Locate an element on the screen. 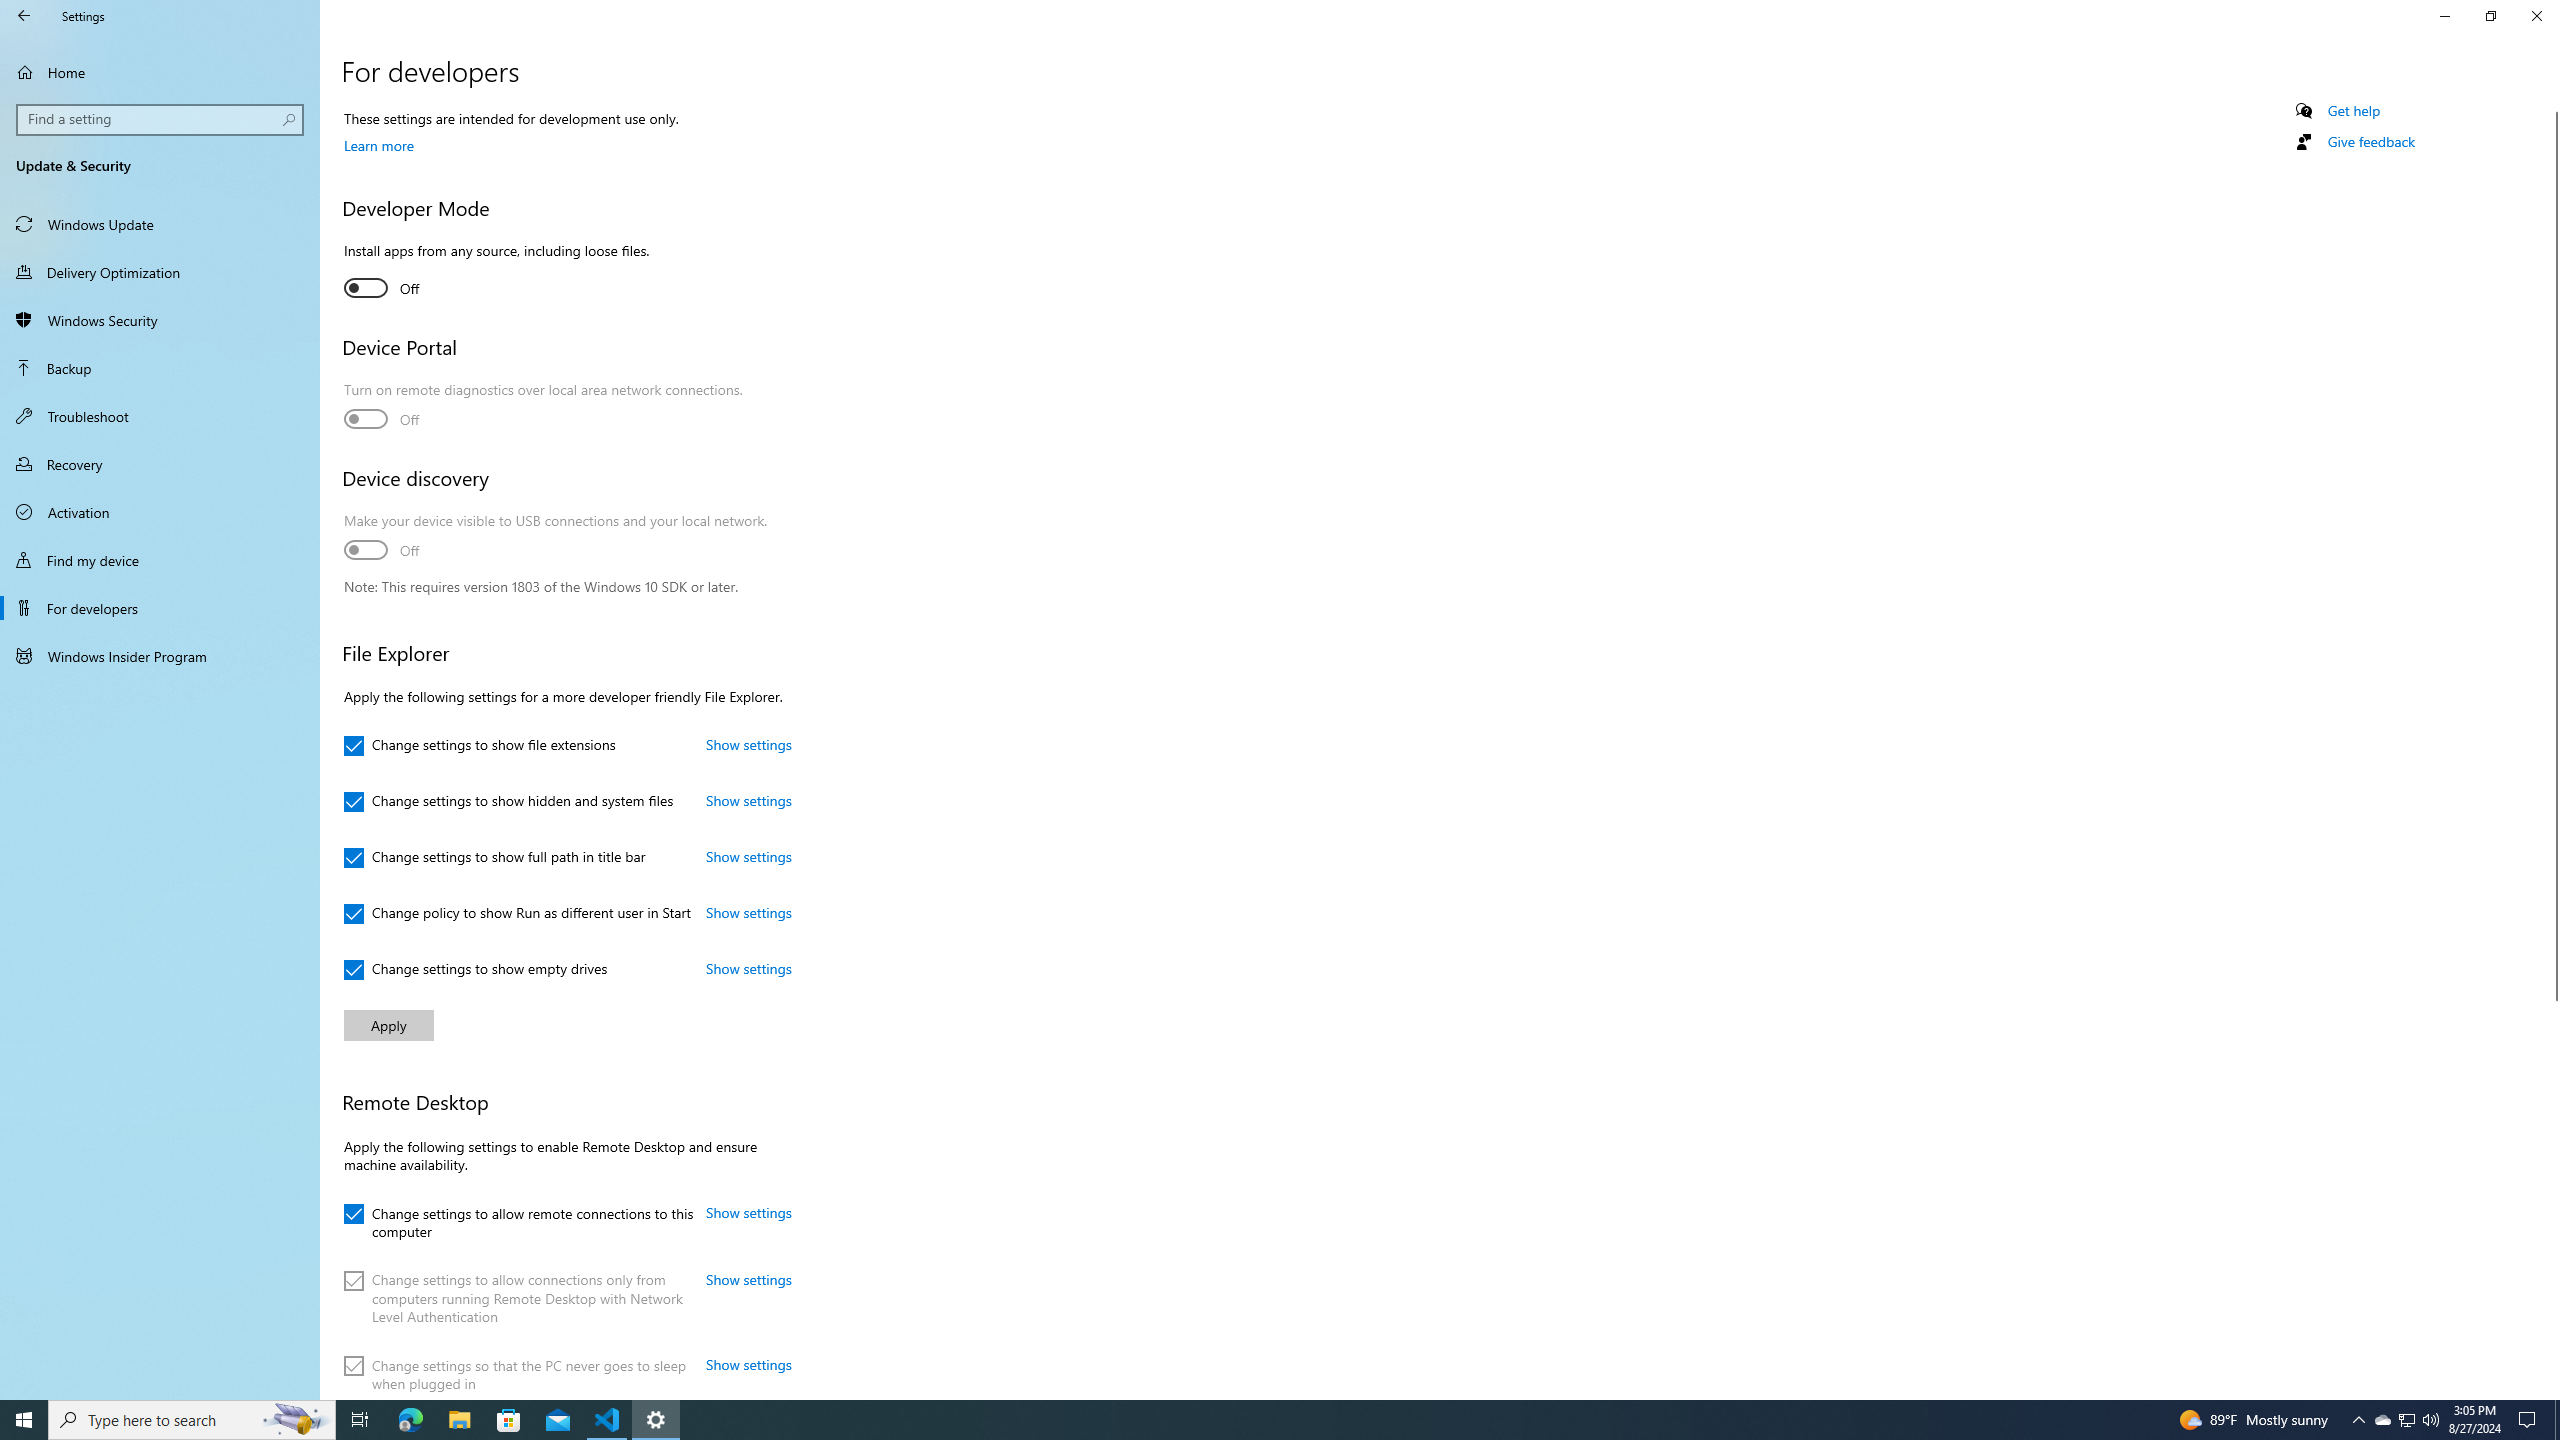  'Vertical Small Decrease' is located at coordinates (2551, 103).